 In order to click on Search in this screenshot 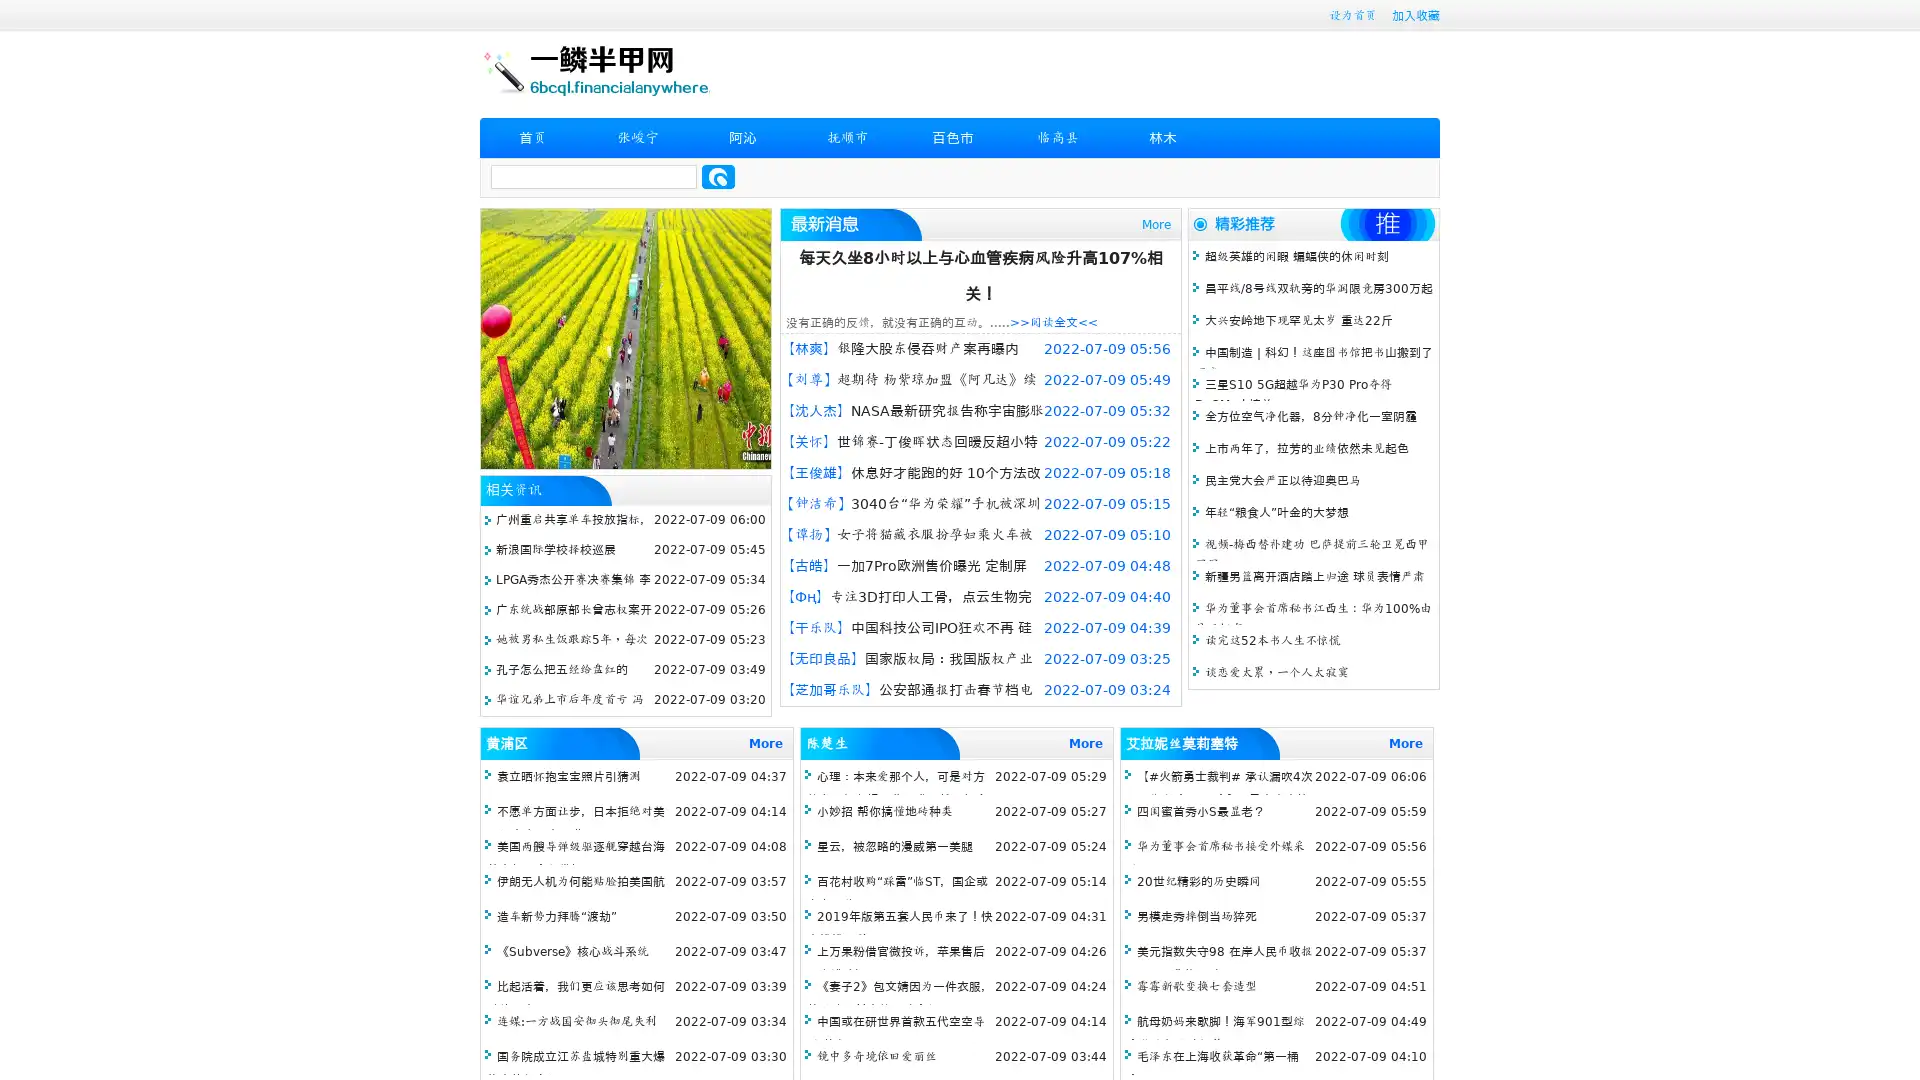, I will do `click(718, 176)`.